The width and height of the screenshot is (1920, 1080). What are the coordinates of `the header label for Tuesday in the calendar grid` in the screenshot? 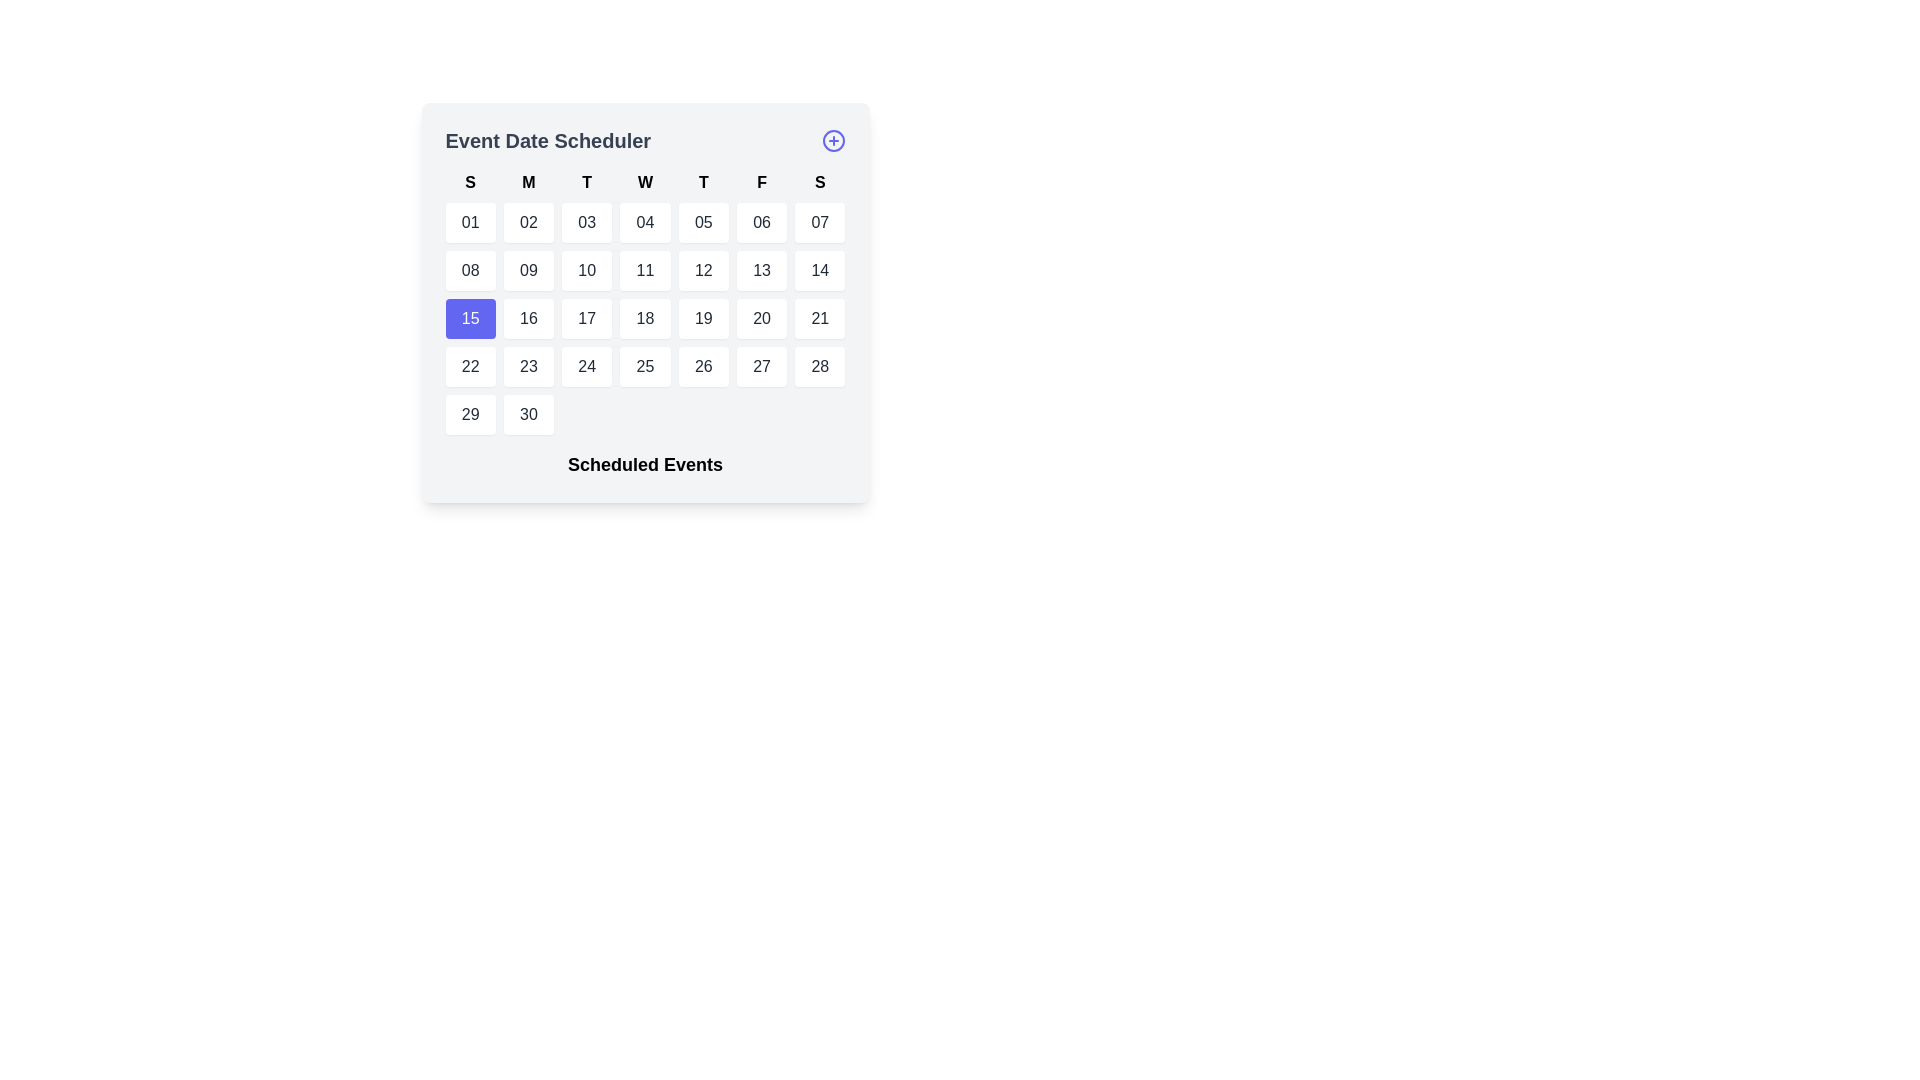 It's located at (586, 182).